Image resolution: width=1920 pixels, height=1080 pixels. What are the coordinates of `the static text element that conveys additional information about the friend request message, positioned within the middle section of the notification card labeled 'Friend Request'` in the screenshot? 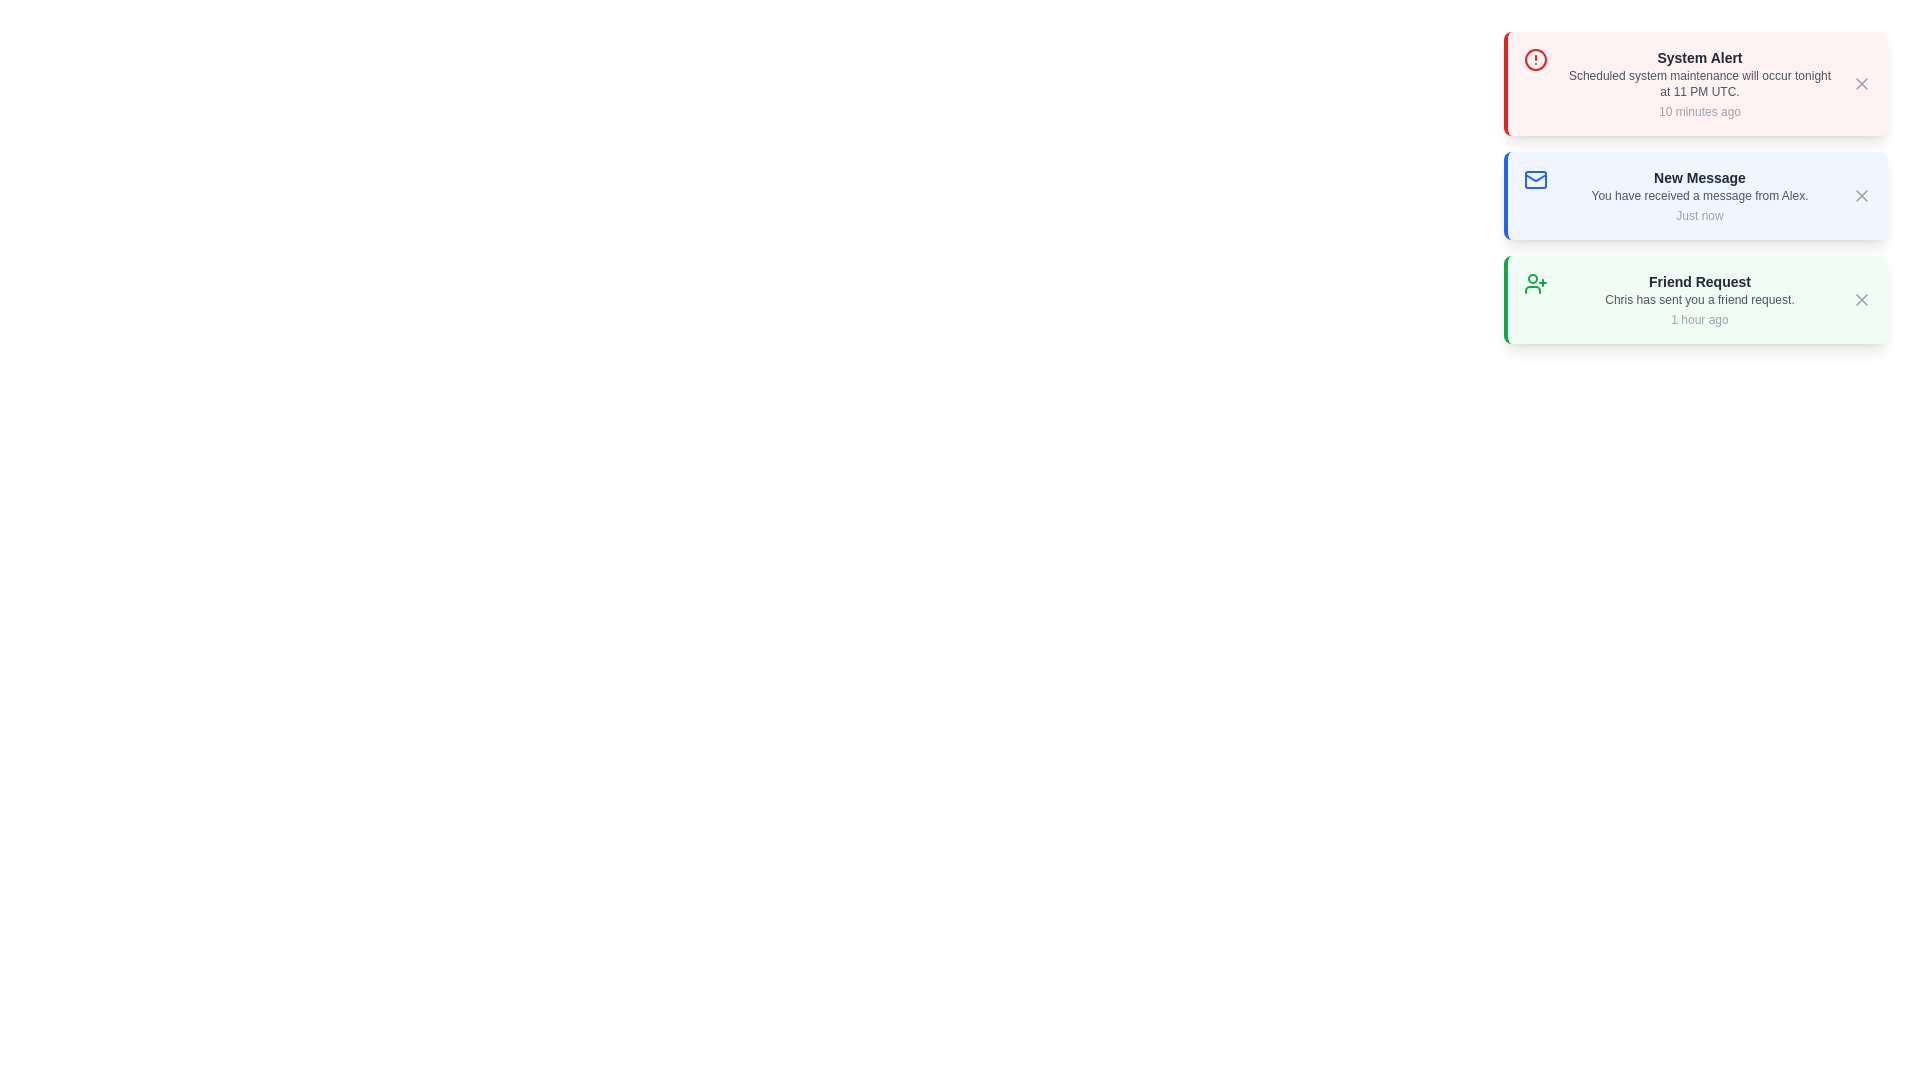 It's located at (1698, 300).